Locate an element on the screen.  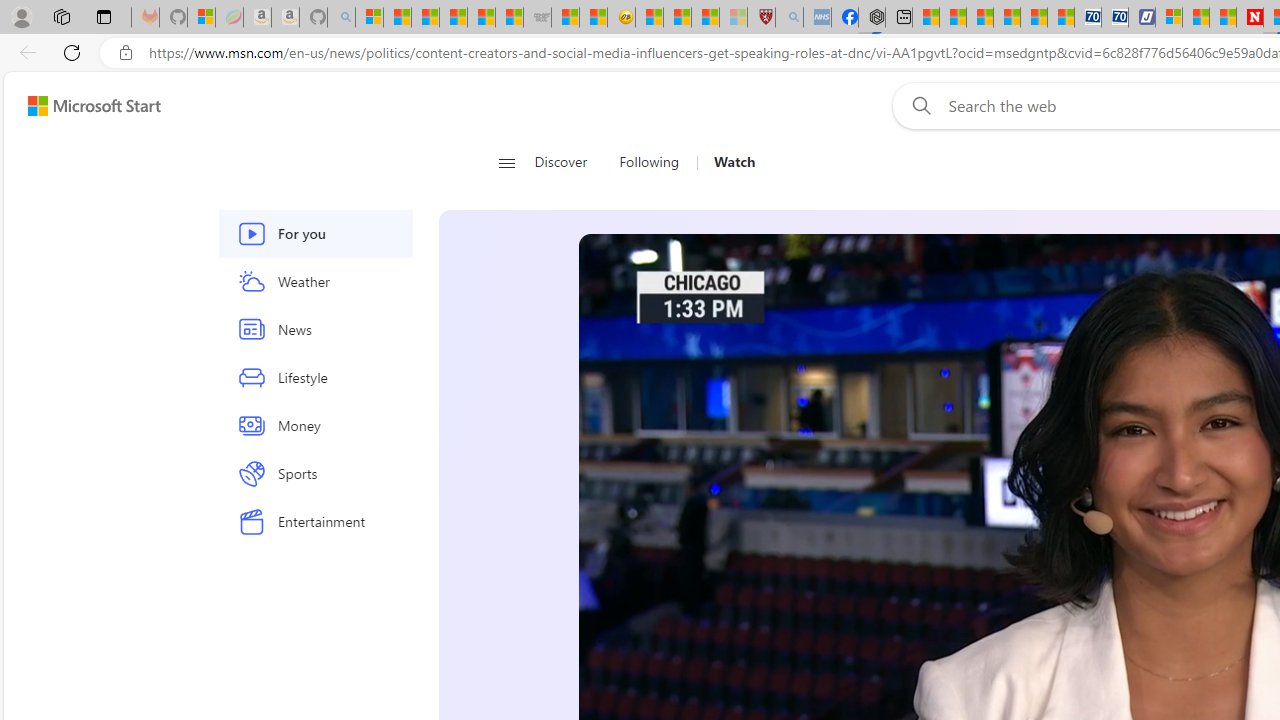
'Class: button-glyph' is located at coordinates (506, 162).